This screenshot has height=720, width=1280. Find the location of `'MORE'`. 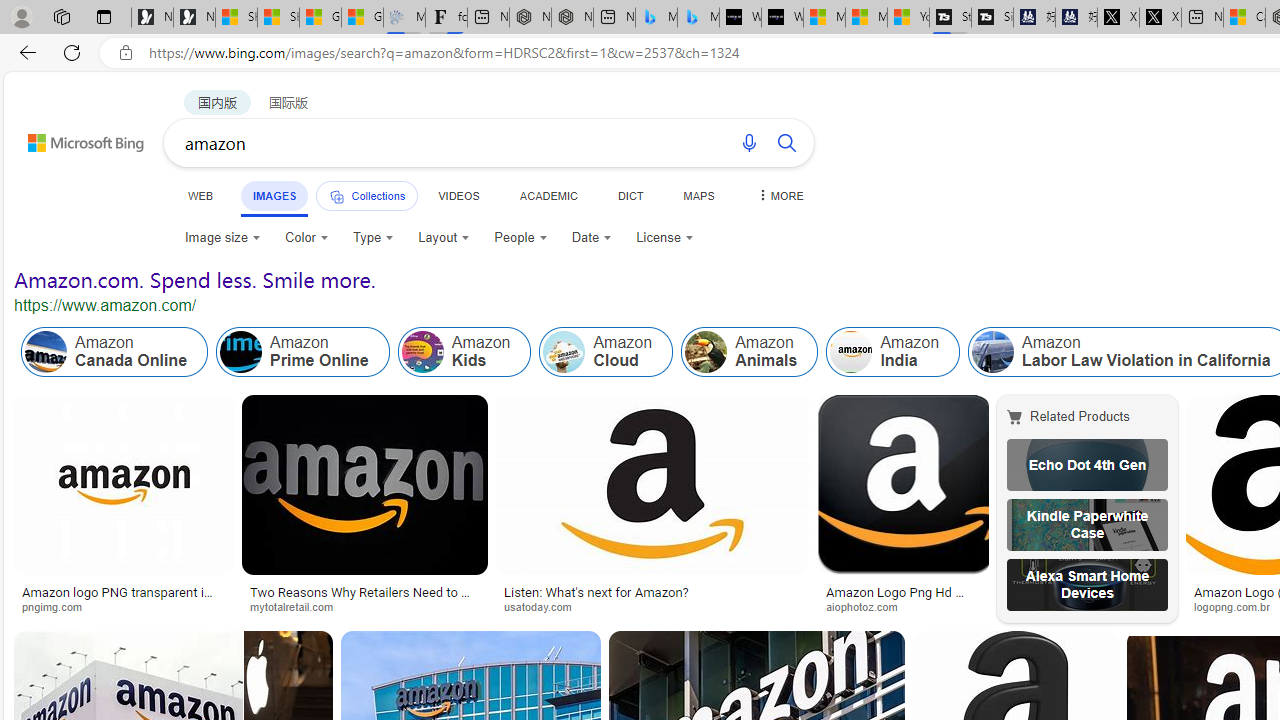

'MORE' is located at coordinates (778, 195).